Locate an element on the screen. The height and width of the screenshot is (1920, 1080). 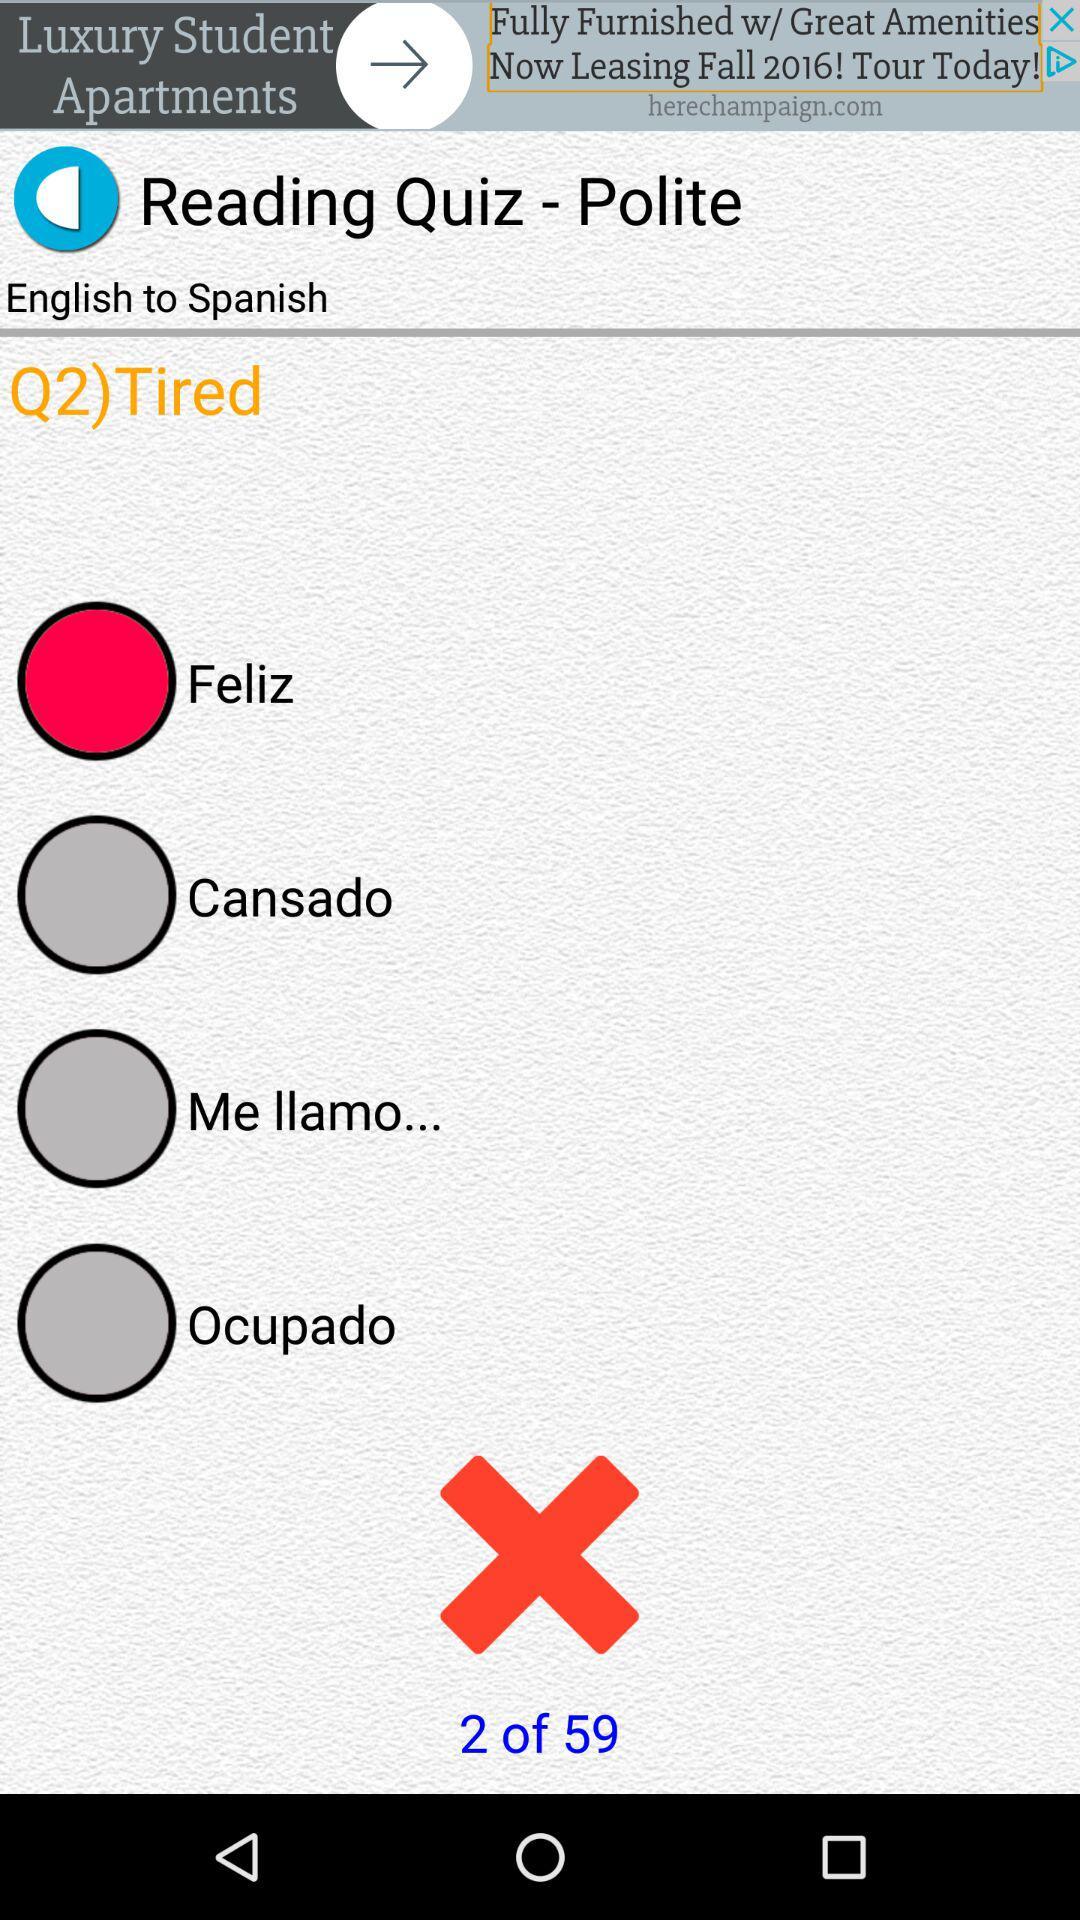
open advertisement is located at coordinates (540, 65).